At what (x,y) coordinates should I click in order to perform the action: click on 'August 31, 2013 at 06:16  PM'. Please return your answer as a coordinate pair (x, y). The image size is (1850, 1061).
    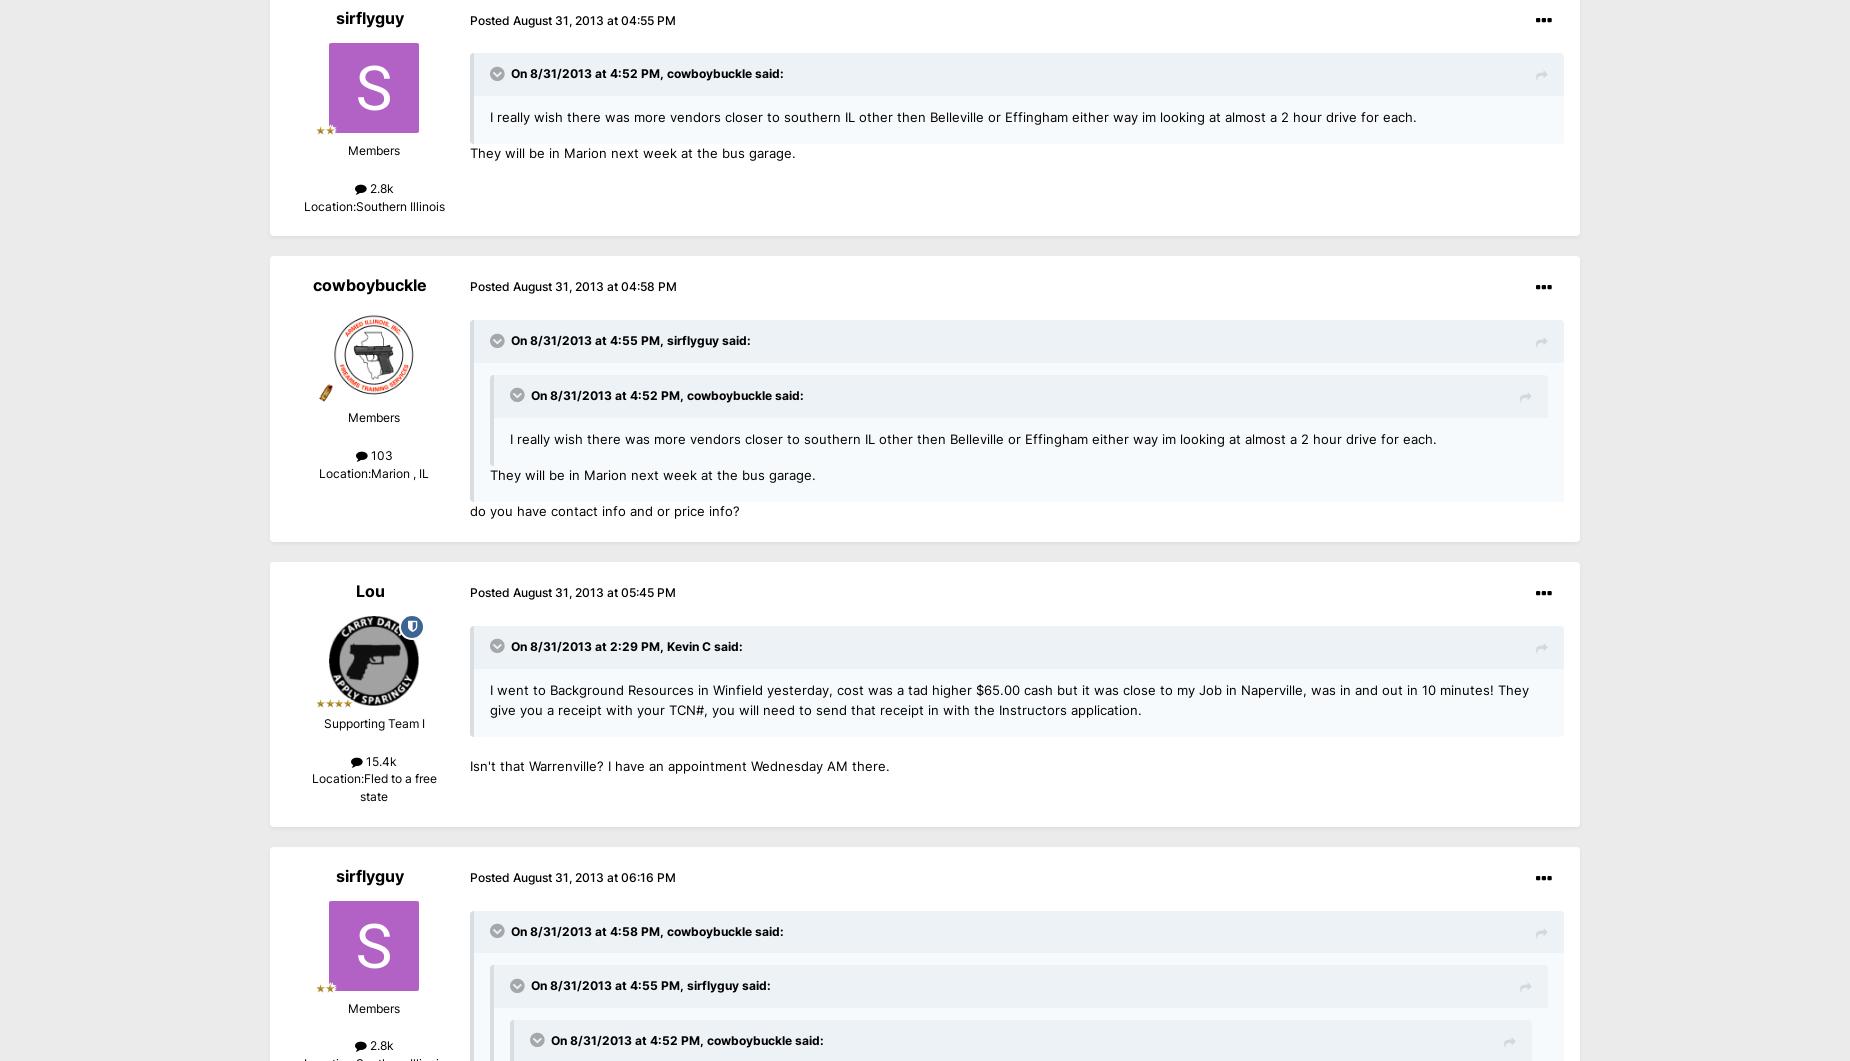
    Looking at the image, I should click on (594, 877).